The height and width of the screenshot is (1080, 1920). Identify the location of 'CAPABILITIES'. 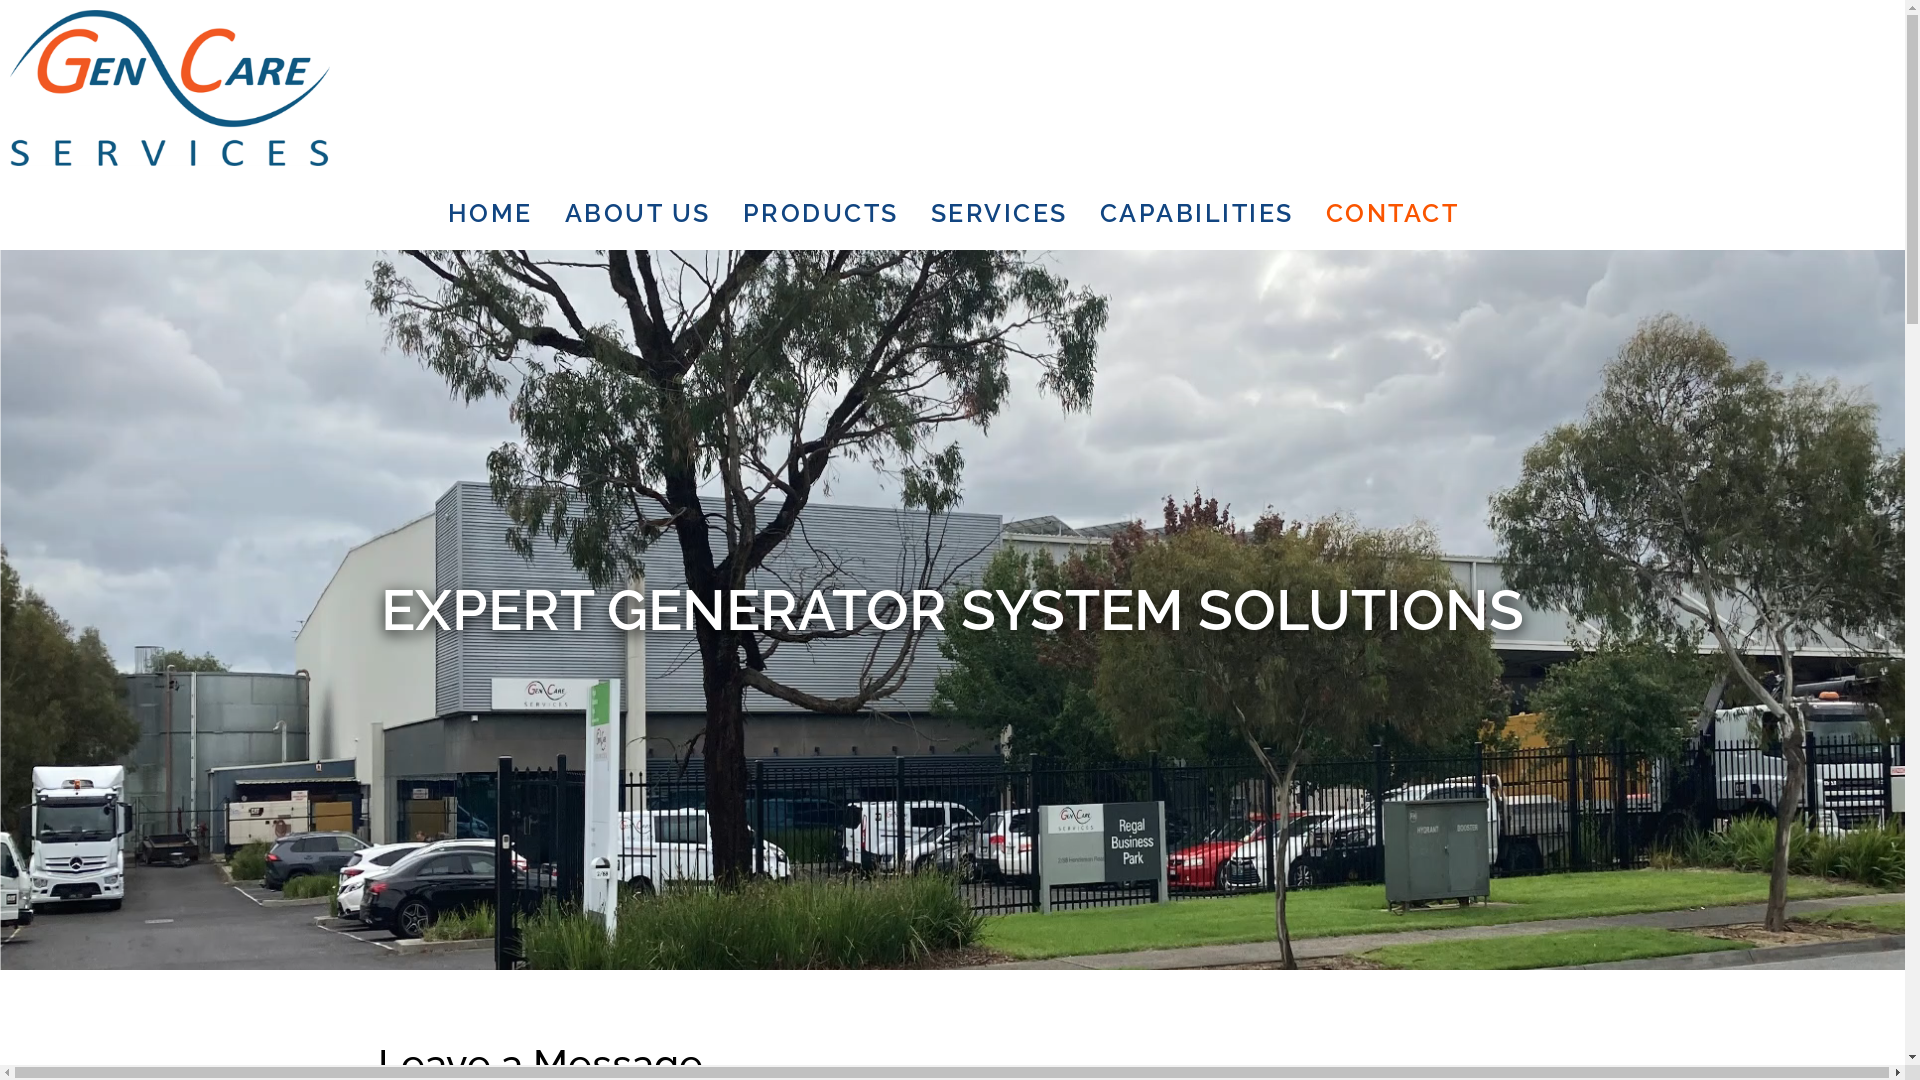
(1196, 212).